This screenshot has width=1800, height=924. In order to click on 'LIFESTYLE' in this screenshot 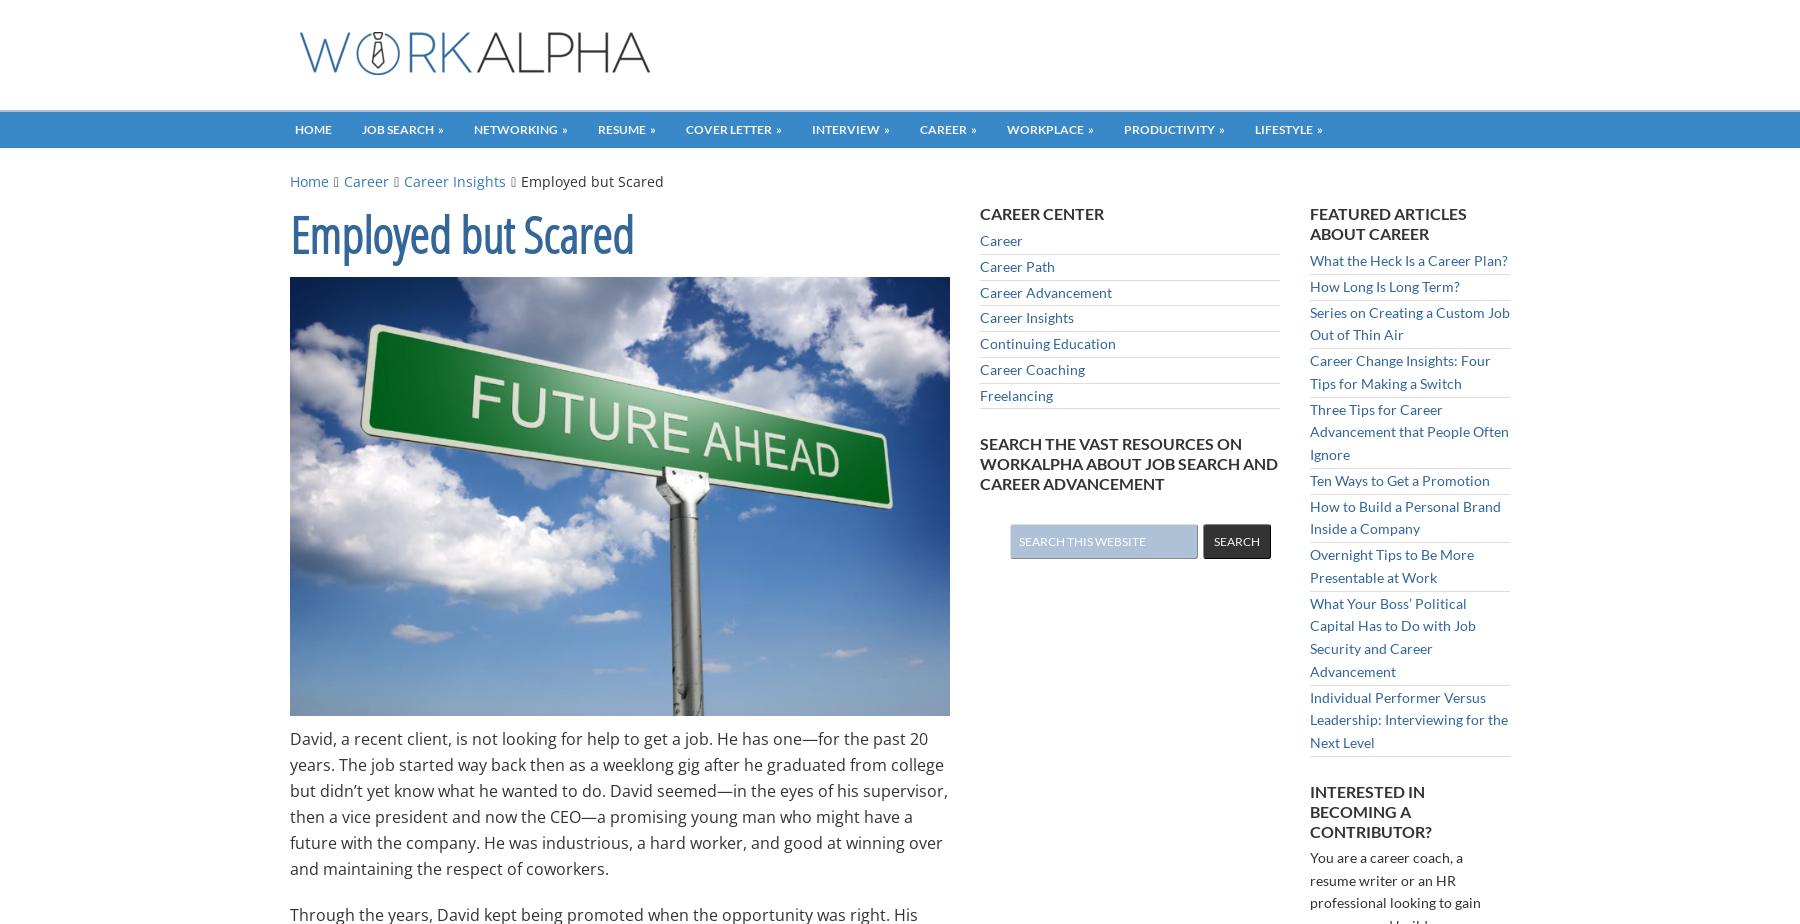, I will do `click(1283, 129)`.